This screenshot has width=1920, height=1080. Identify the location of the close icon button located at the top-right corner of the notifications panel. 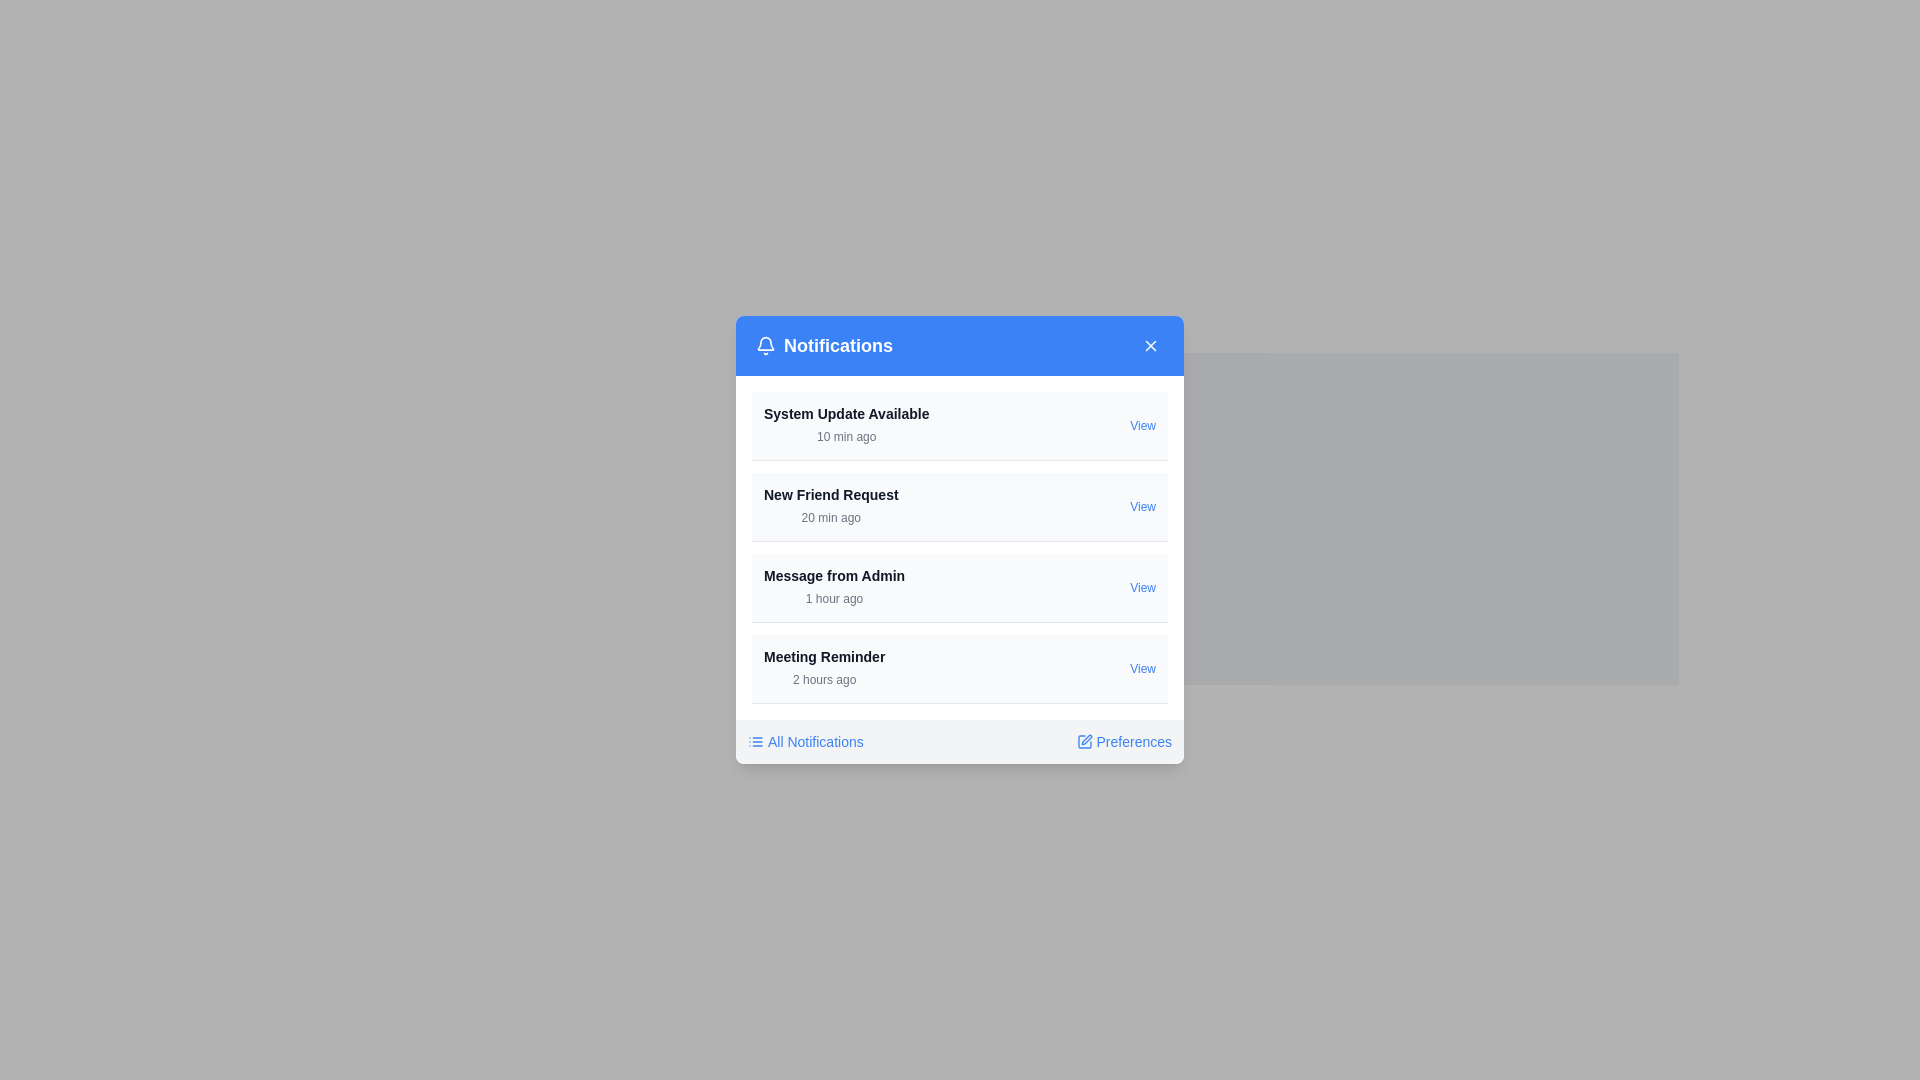
(1151, 345).